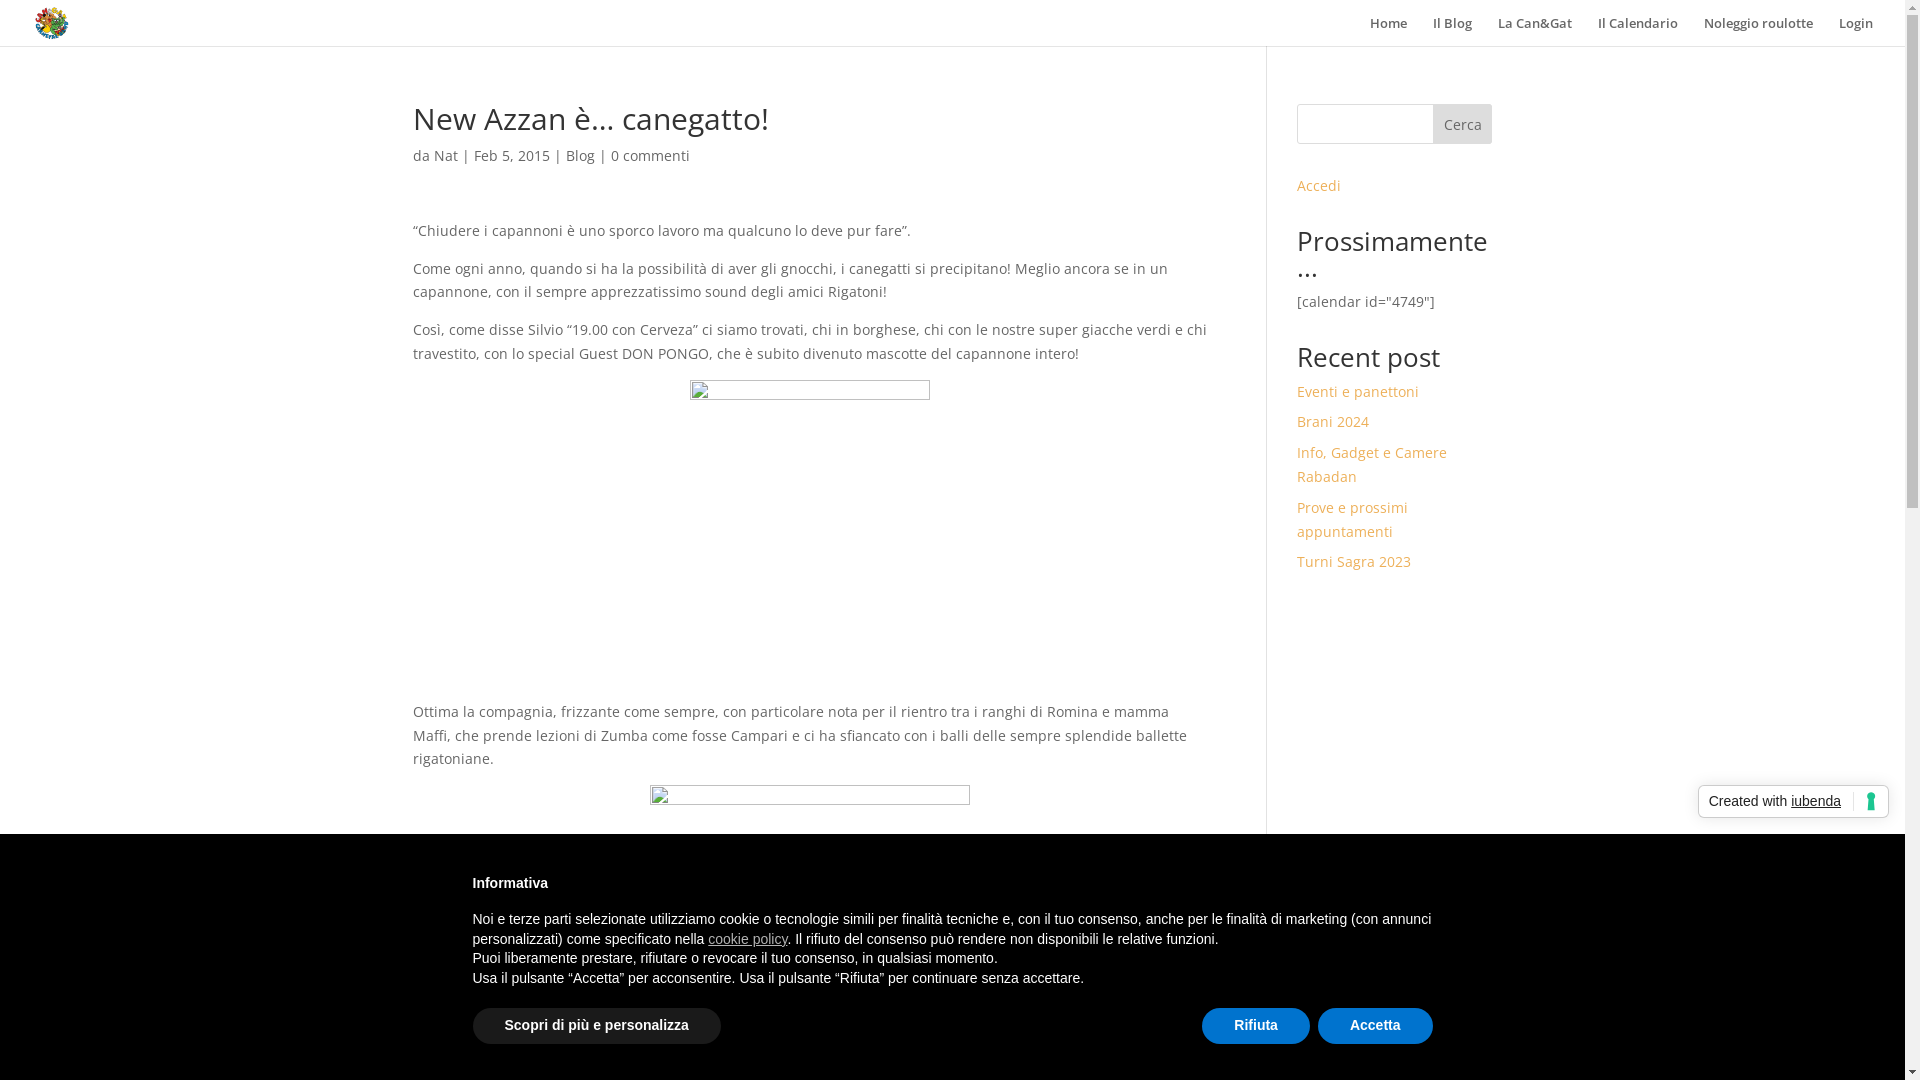 This screenshot has height=1080, width=1920. I want to click on 'Accedi', so click(1319, 185).